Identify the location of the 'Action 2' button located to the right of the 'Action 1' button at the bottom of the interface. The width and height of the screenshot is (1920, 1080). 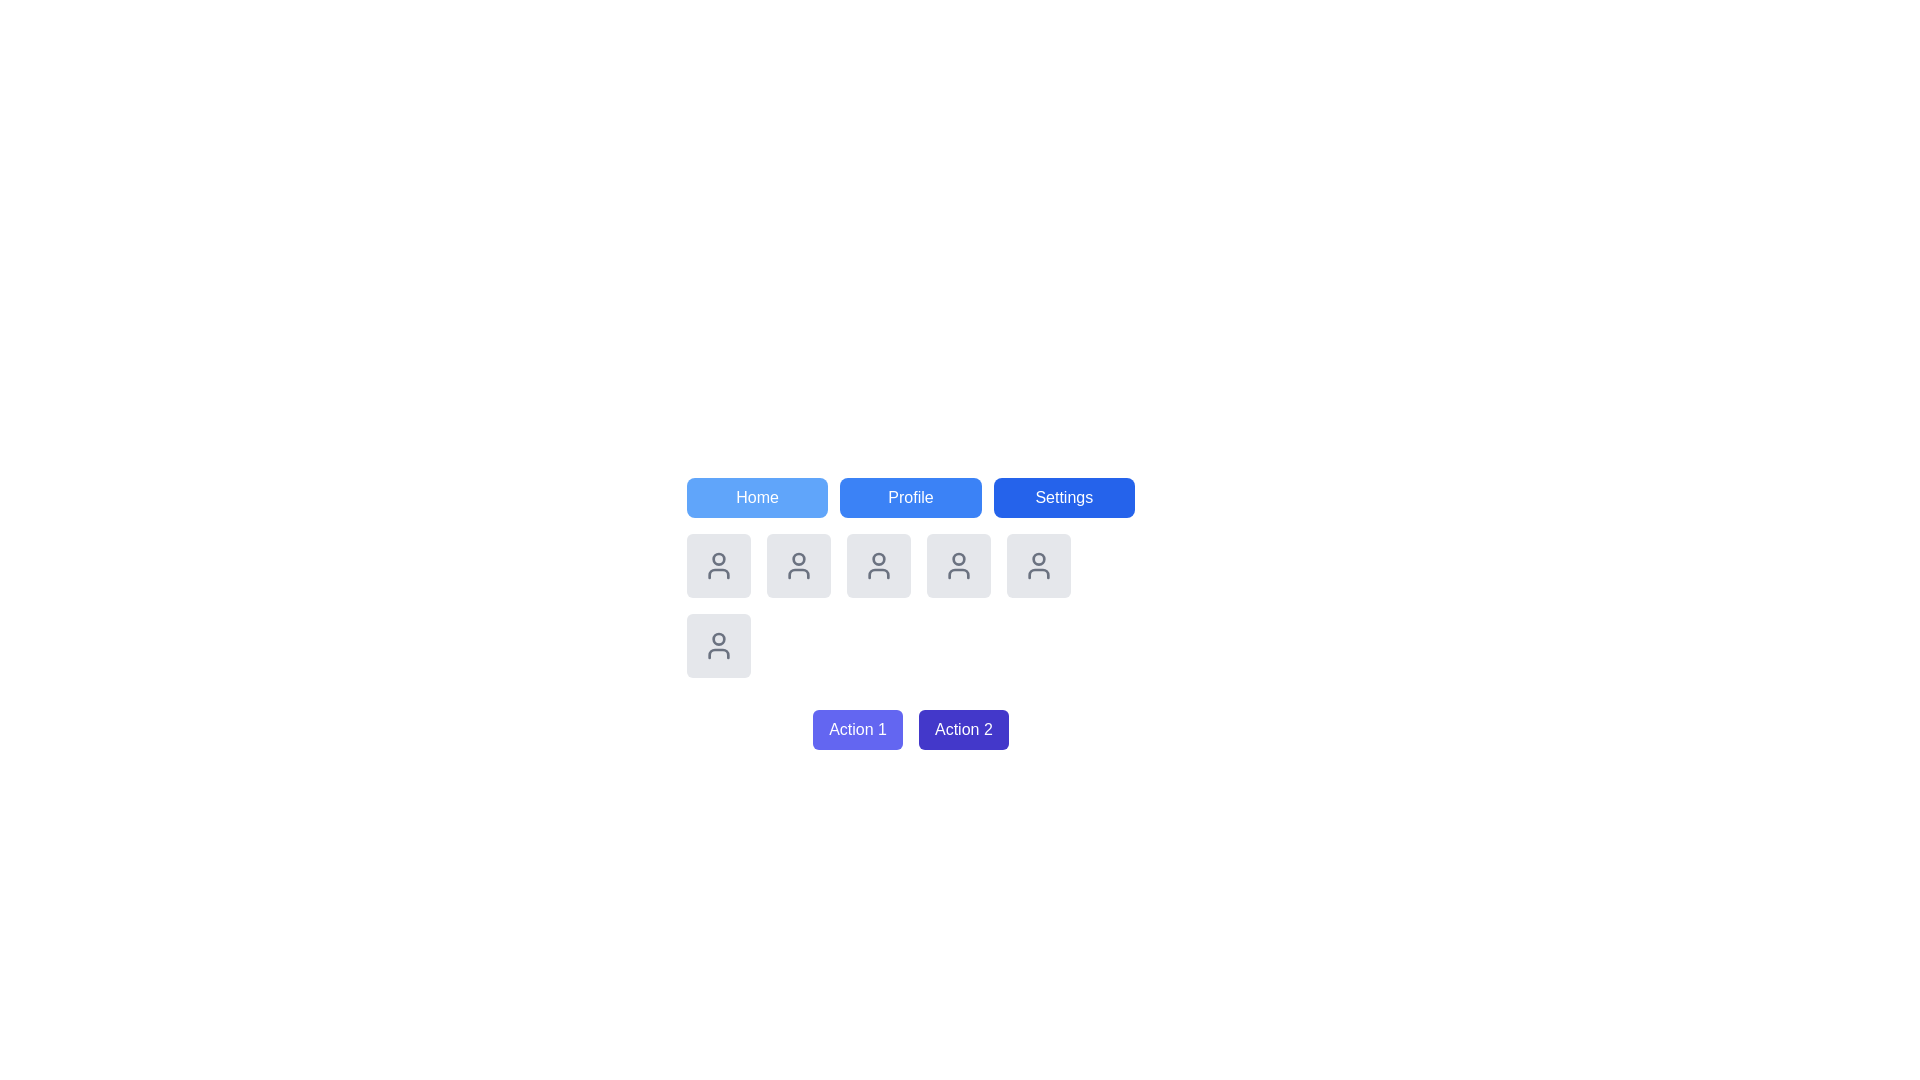
(963, 729).